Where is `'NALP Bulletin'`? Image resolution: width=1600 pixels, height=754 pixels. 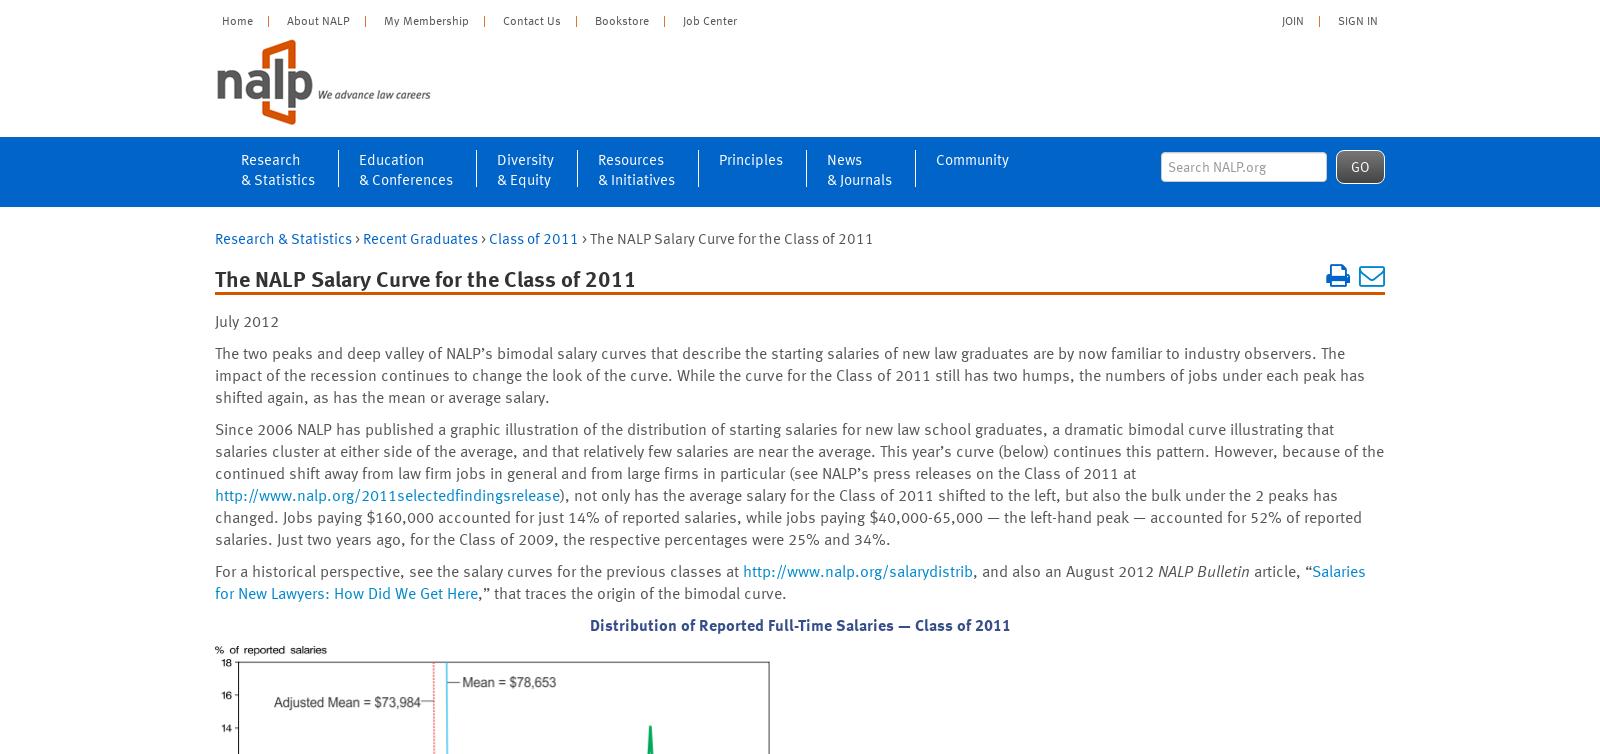 'NALP Bulletin' is located at coordinates (1203, 570).